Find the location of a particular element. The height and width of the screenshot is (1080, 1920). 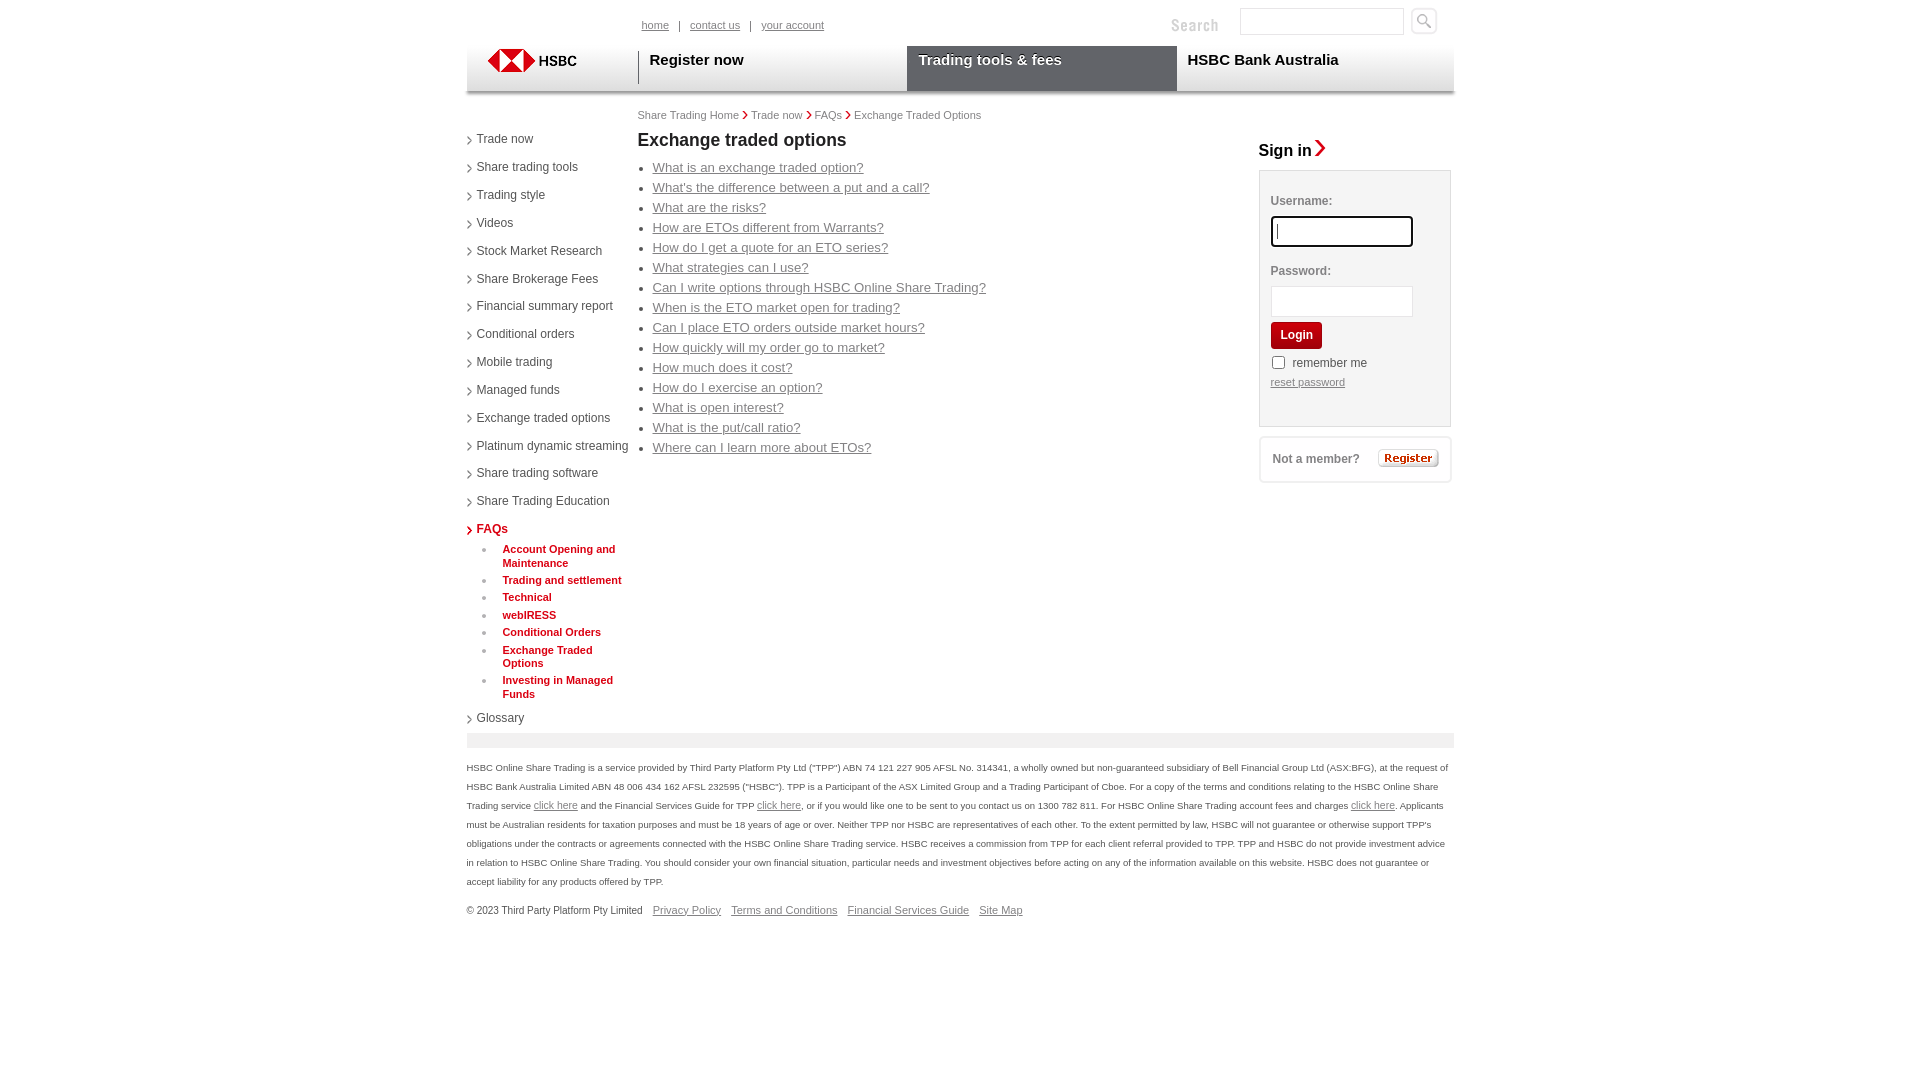

'Exchange Traded Options' is located at coordinates (854, 115).